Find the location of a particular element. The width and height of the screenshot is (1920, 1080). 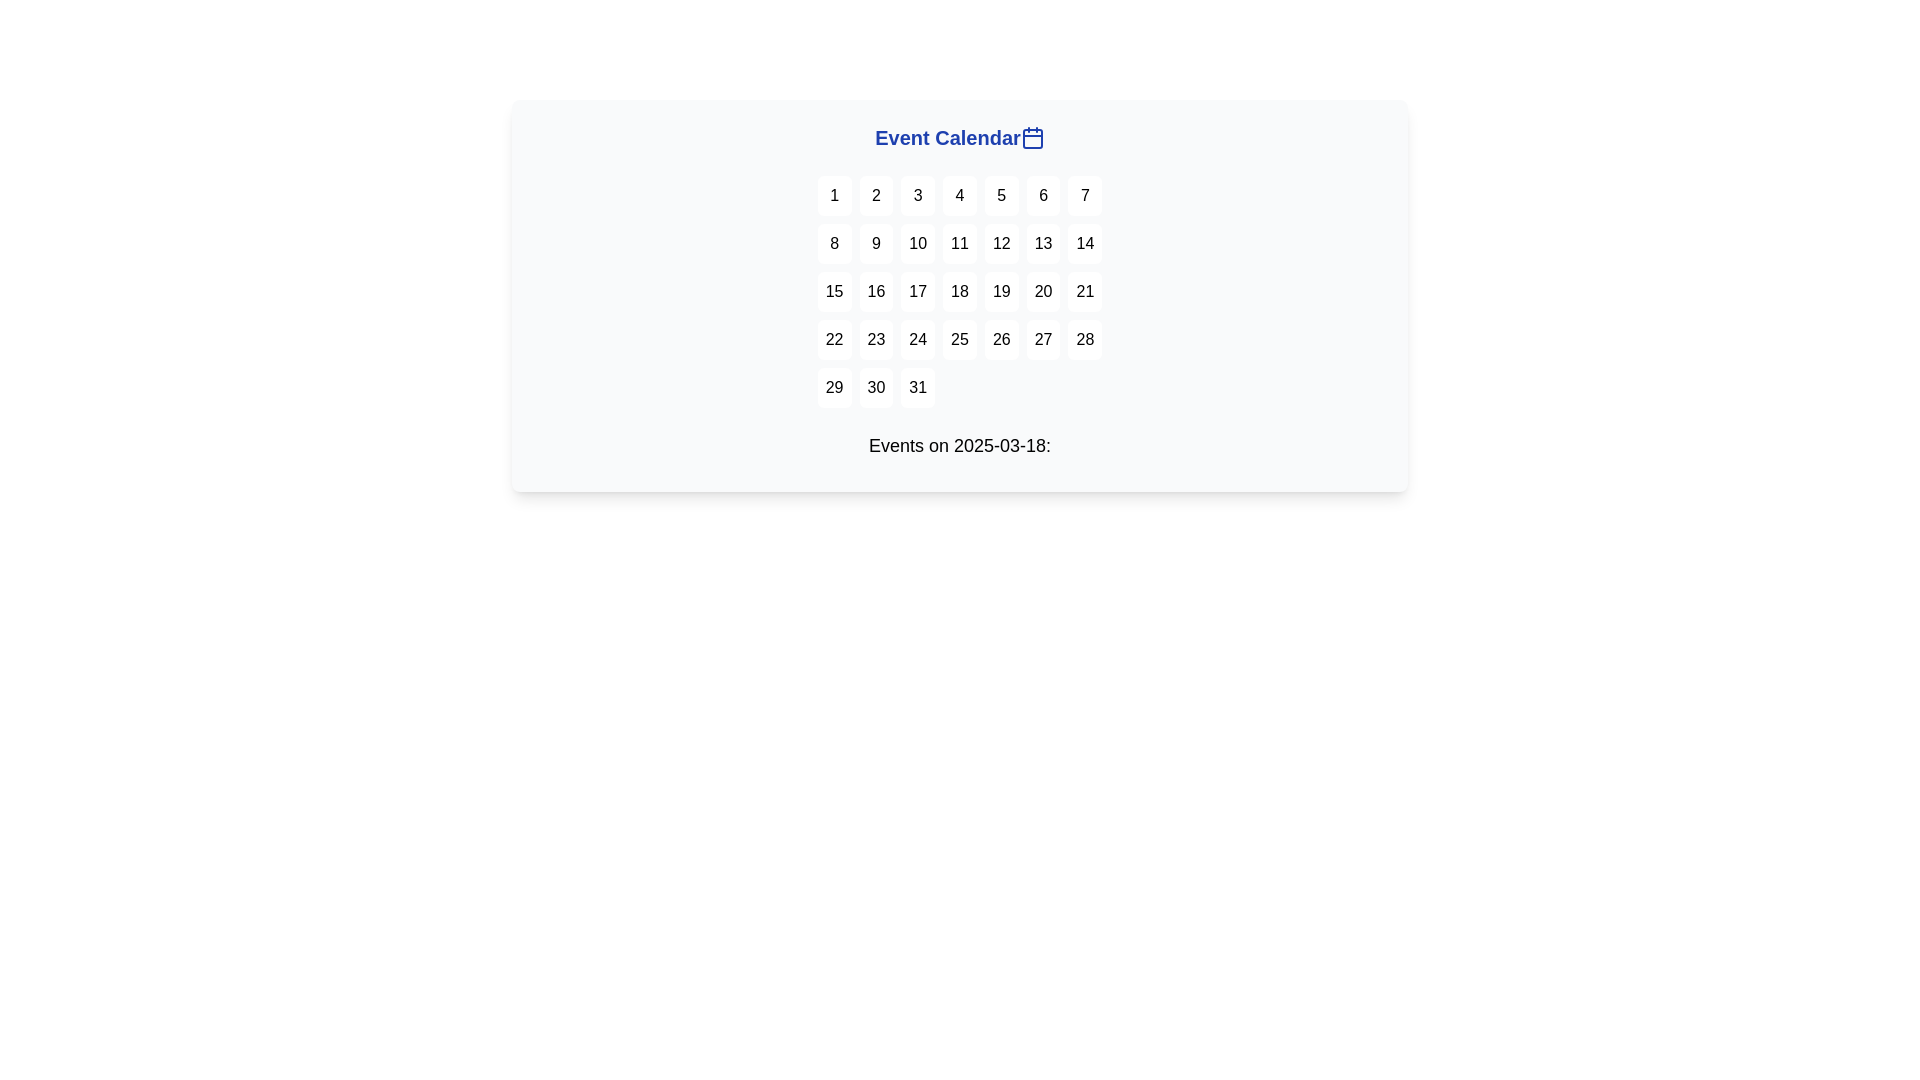

the date button located in the third row and first column of the calendar grid is located at coordinates (834, 292).